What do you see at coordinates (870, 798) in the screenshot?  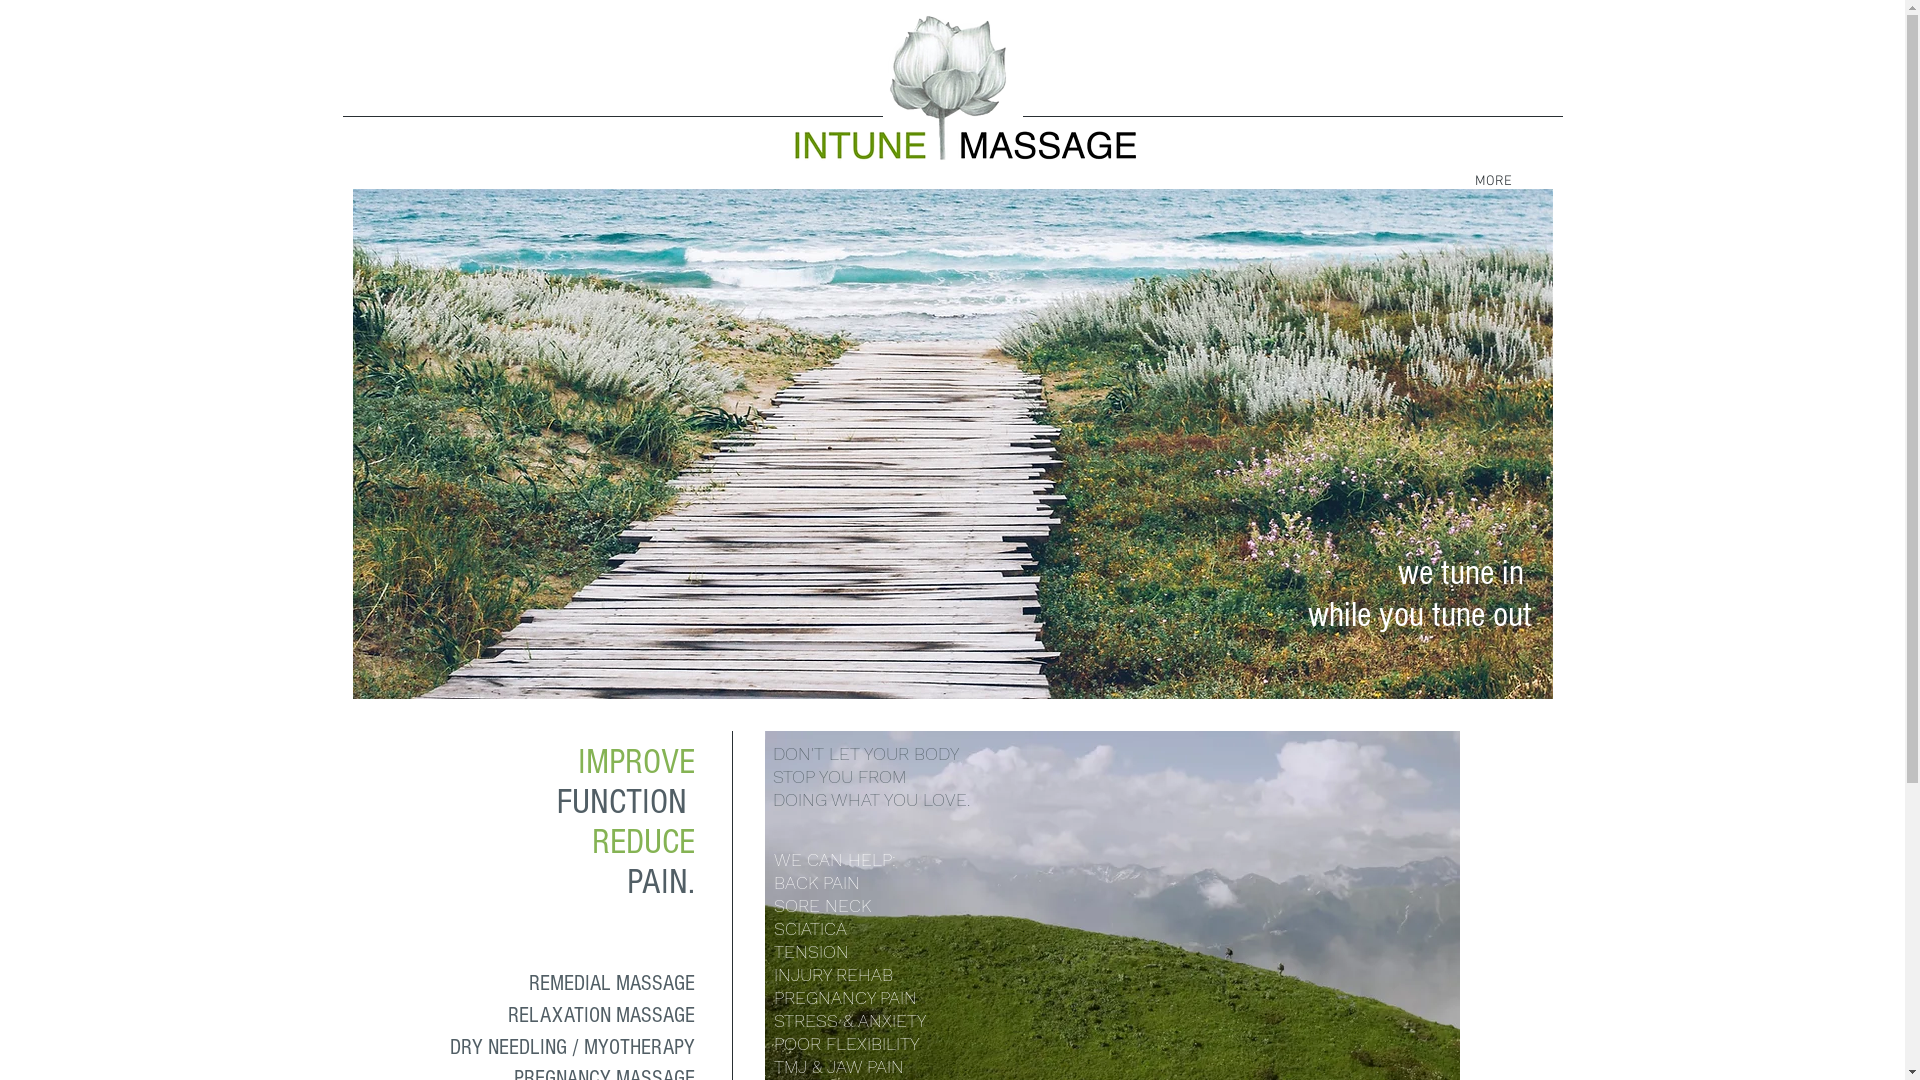 I see `'DOING WHAT YOU LOVE.'` at bounding box center [870, 798].